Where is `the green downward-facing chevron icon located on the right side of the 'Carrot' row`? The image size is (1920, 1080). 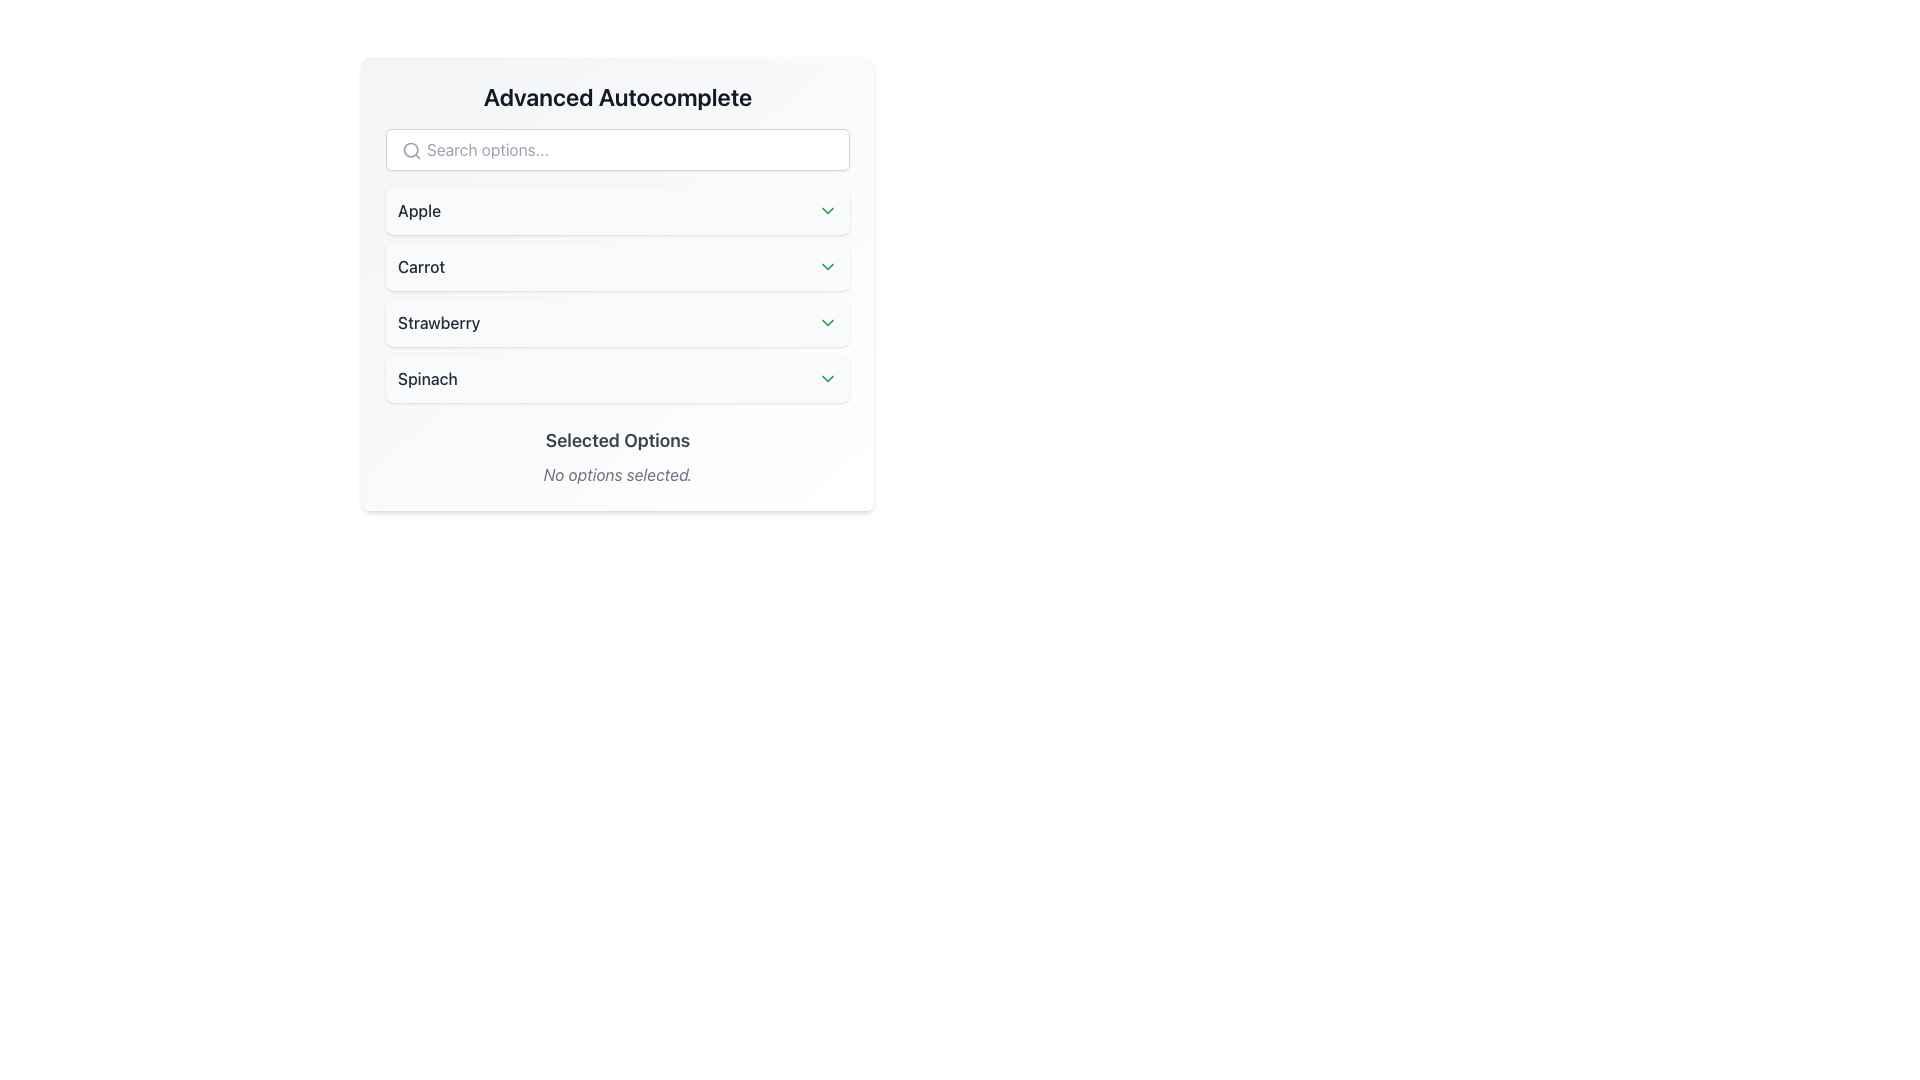
the green downward-facing chevron icon located on the right side of the 'Carrot' row is located at coordinates (828, 265).